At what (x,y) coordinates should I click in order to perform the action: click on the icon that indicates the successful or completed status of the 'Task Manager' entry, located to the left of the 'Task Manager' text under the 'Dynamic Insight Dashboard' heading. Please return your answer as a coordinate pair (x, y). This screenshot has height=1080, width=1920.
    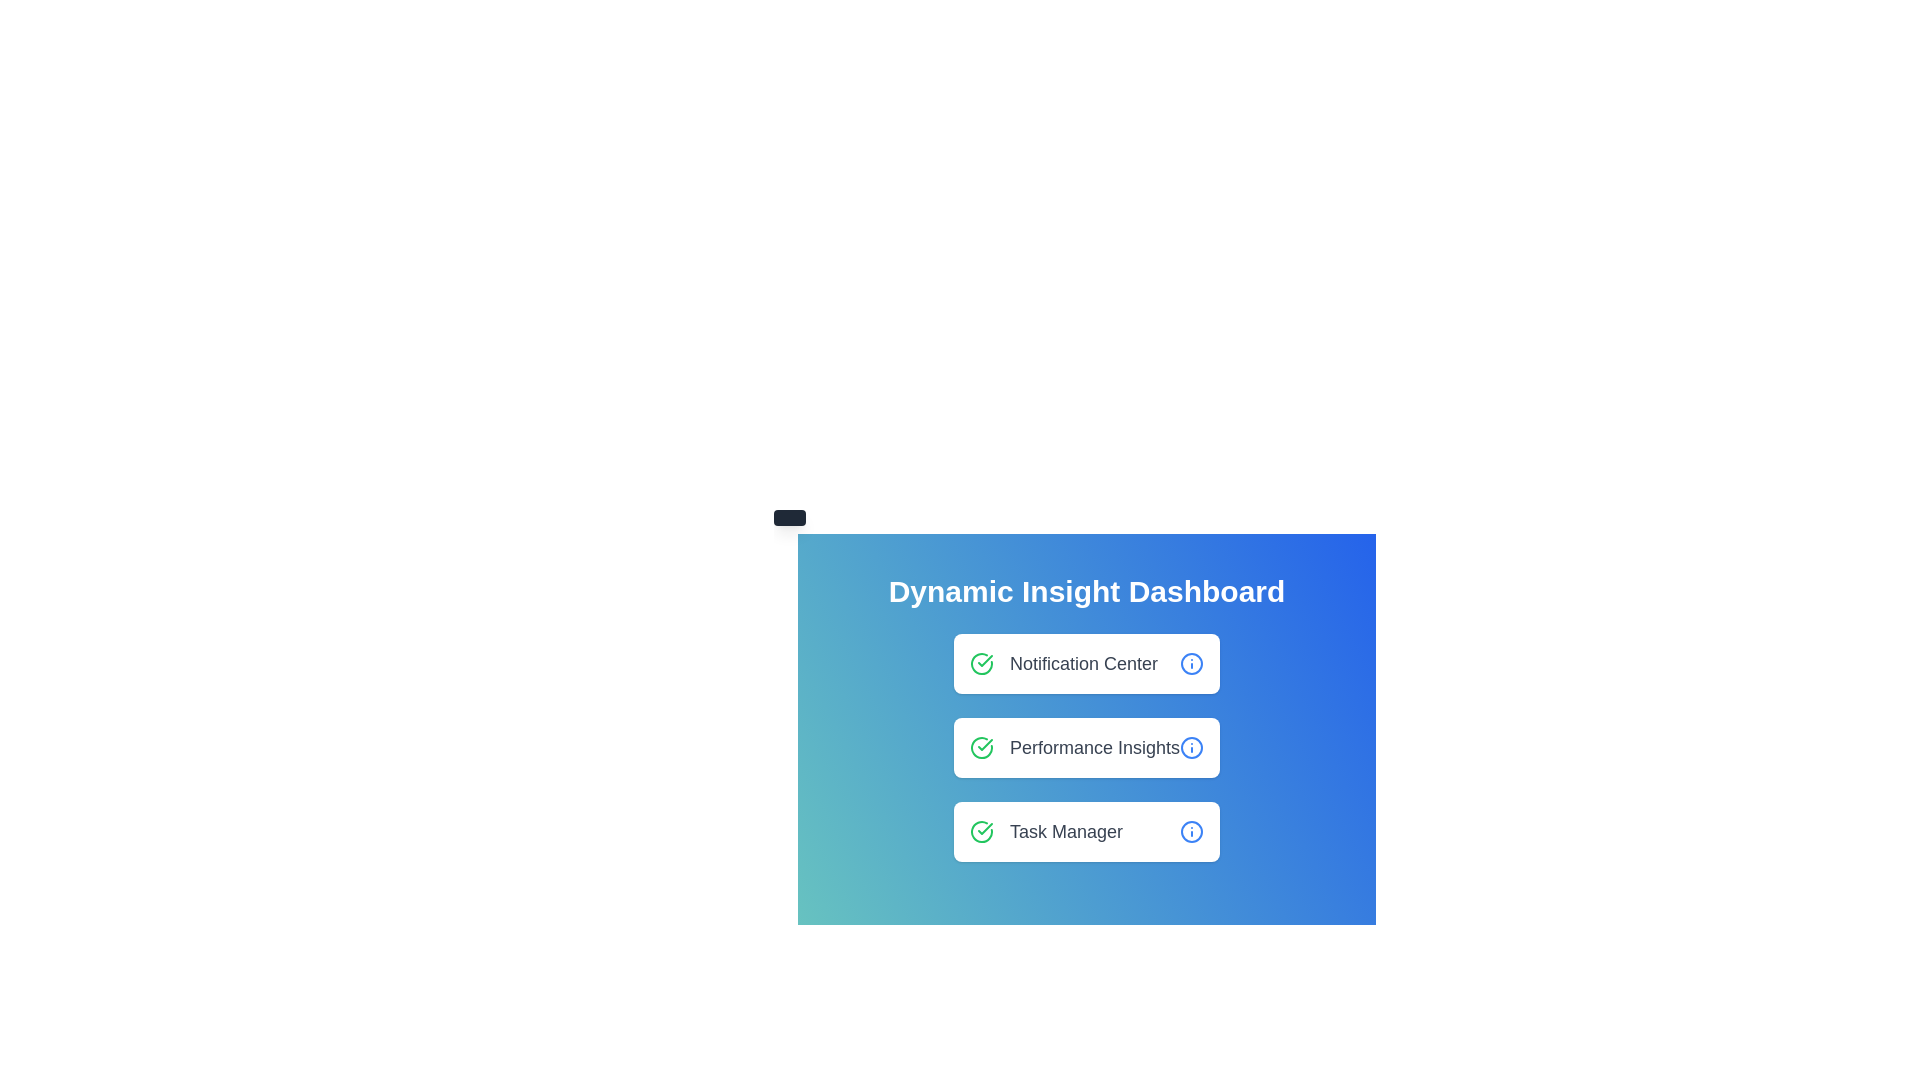
    Looking at the image, I should click on (981, 832).